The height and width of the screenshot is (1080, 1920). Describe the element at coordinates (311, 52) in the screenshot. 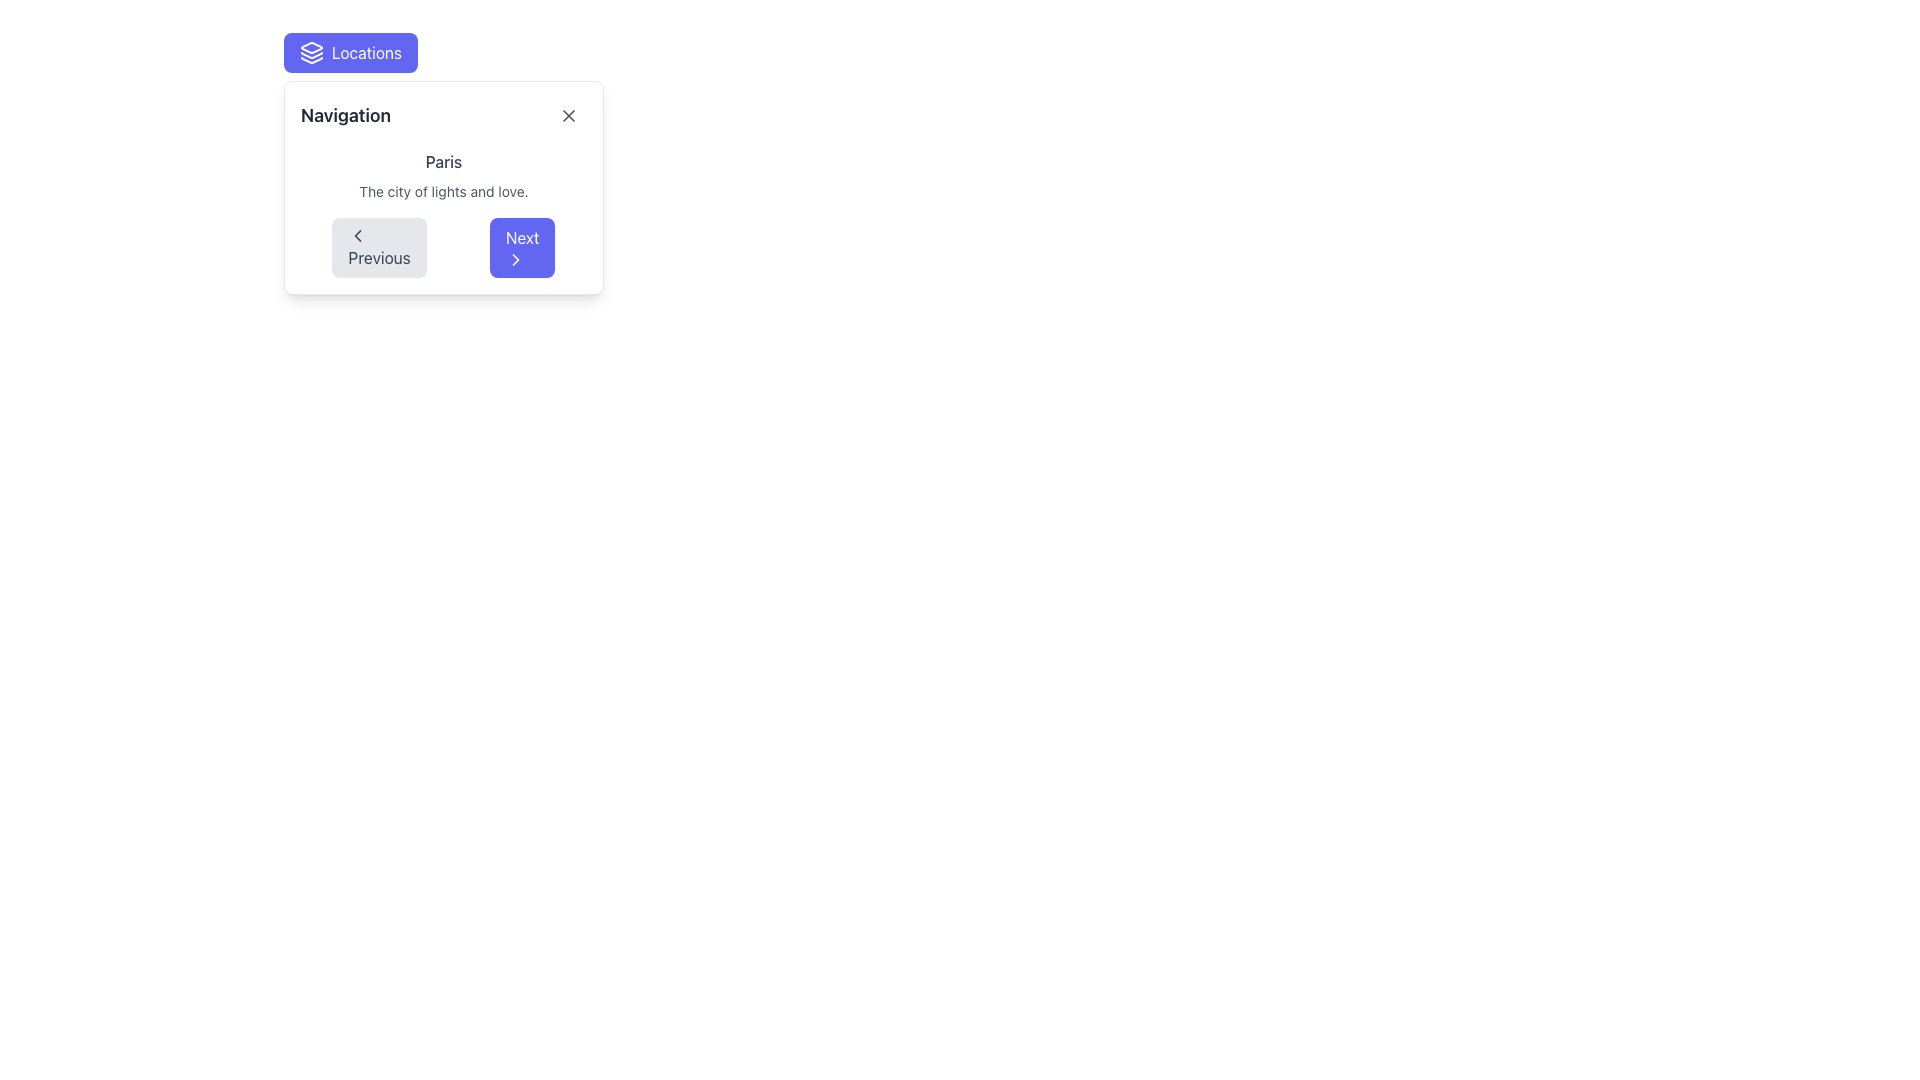

I see `the icon styled with a layered pattern that is located to the left of the 'Locations' text label within a rectangular button with a purple background` at that location.